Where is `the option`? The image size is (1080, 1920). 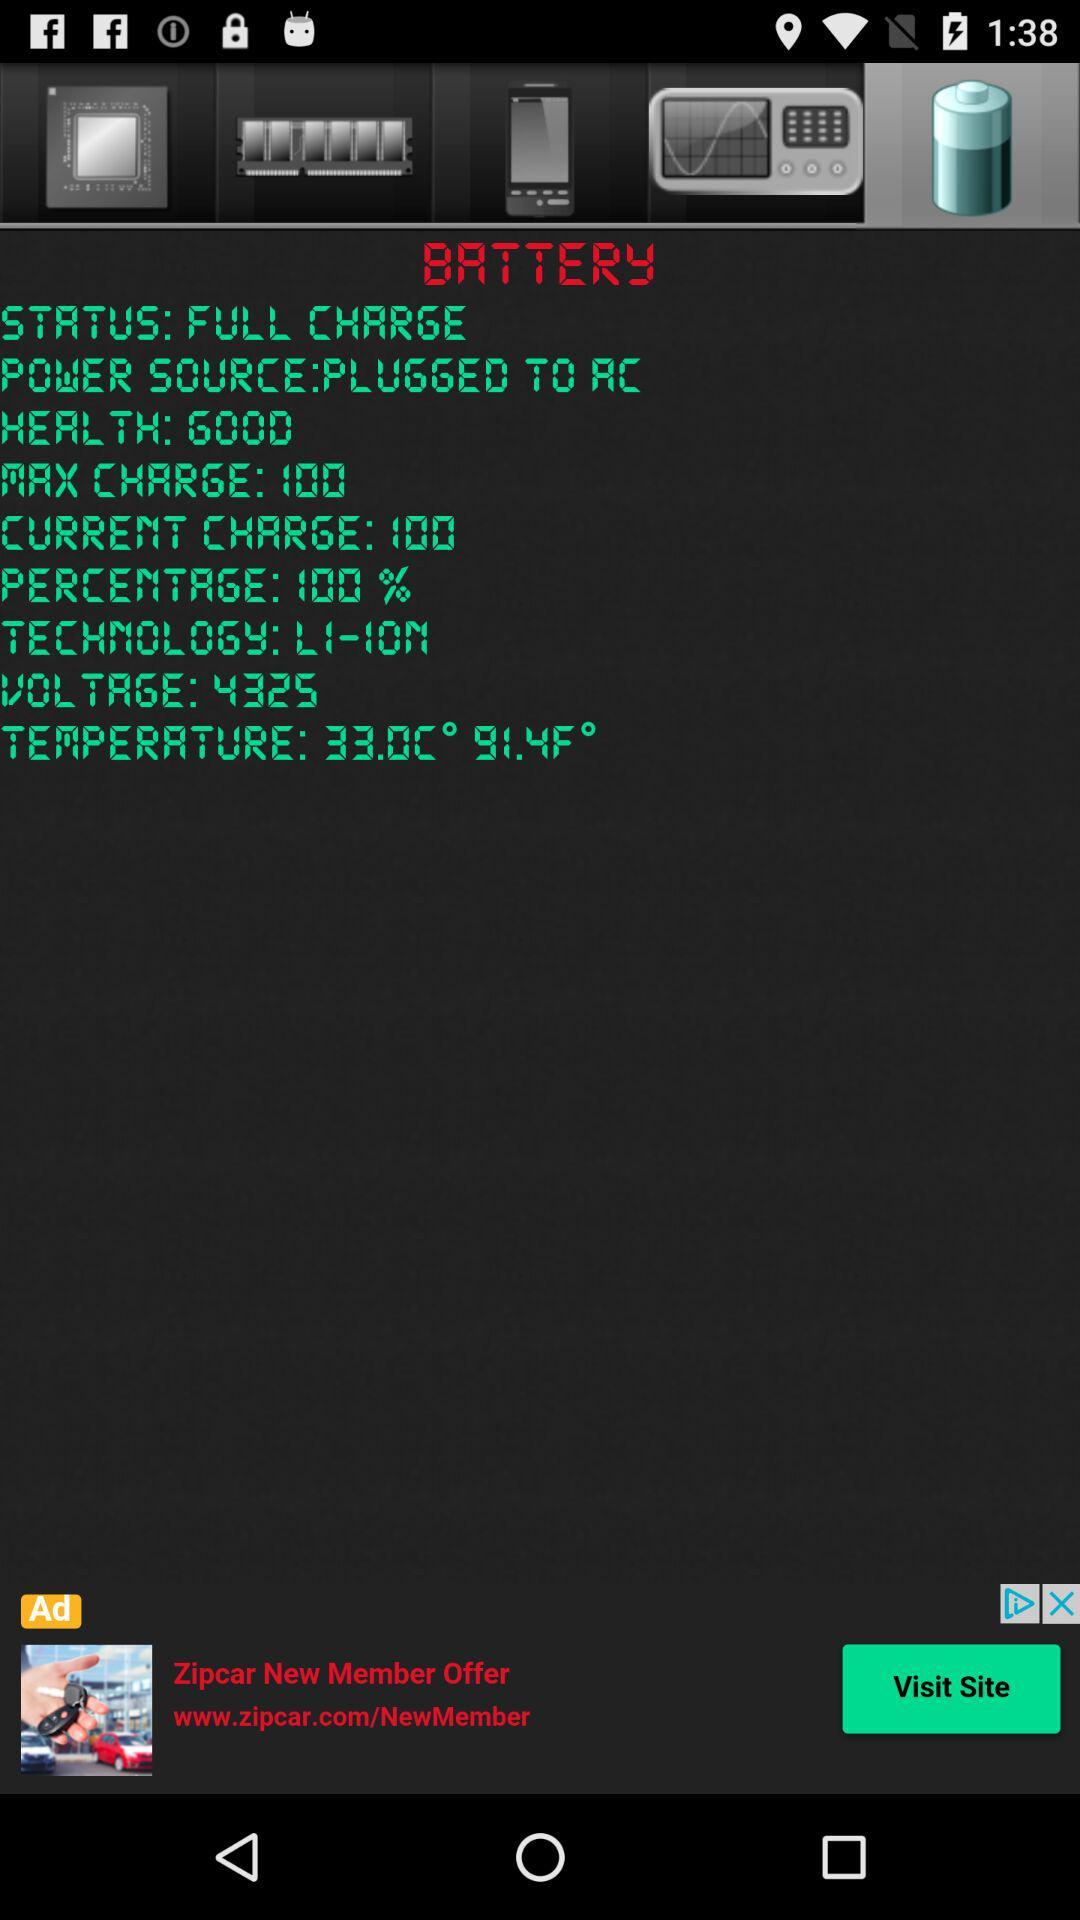 the option is located at coordinates (540, 1688).